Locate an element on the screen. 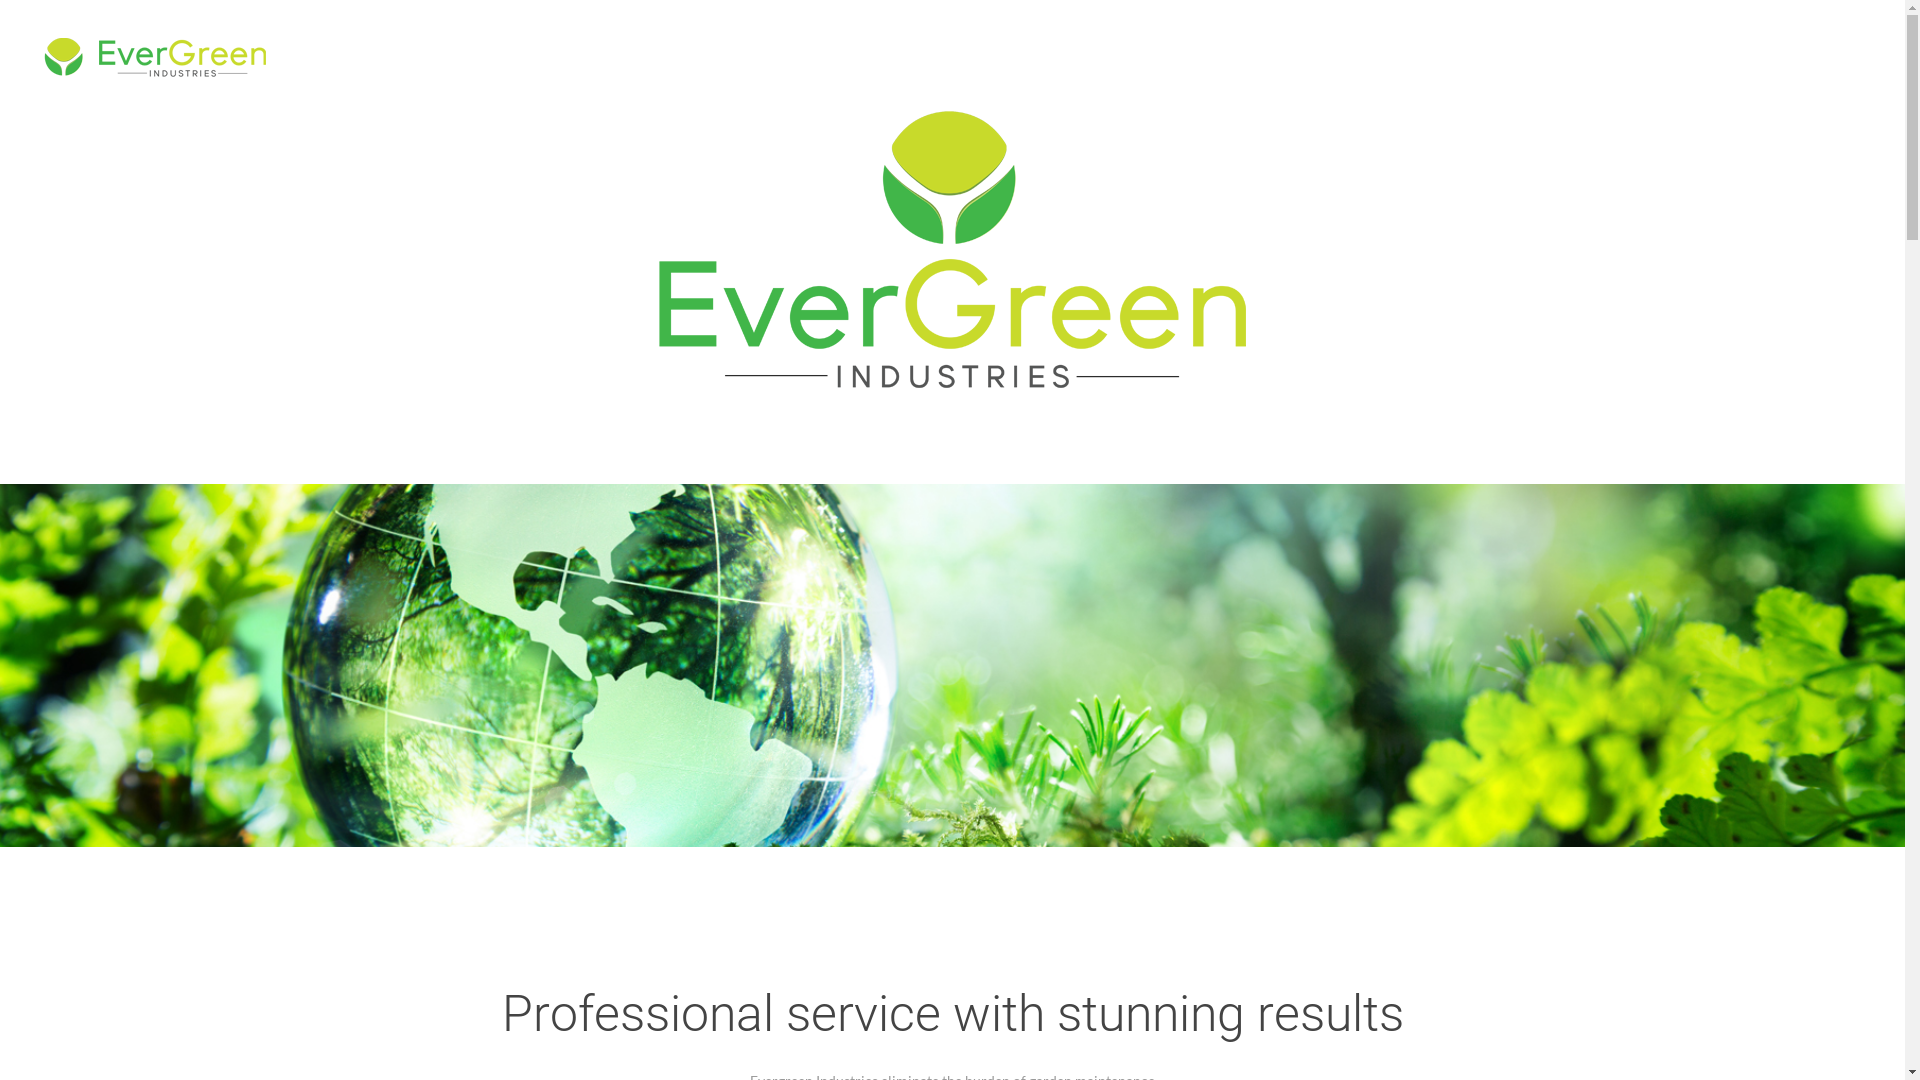 The height and width of the screenshot is (1080, 1920). 'Contact' is located at coordinates (1844, 55).